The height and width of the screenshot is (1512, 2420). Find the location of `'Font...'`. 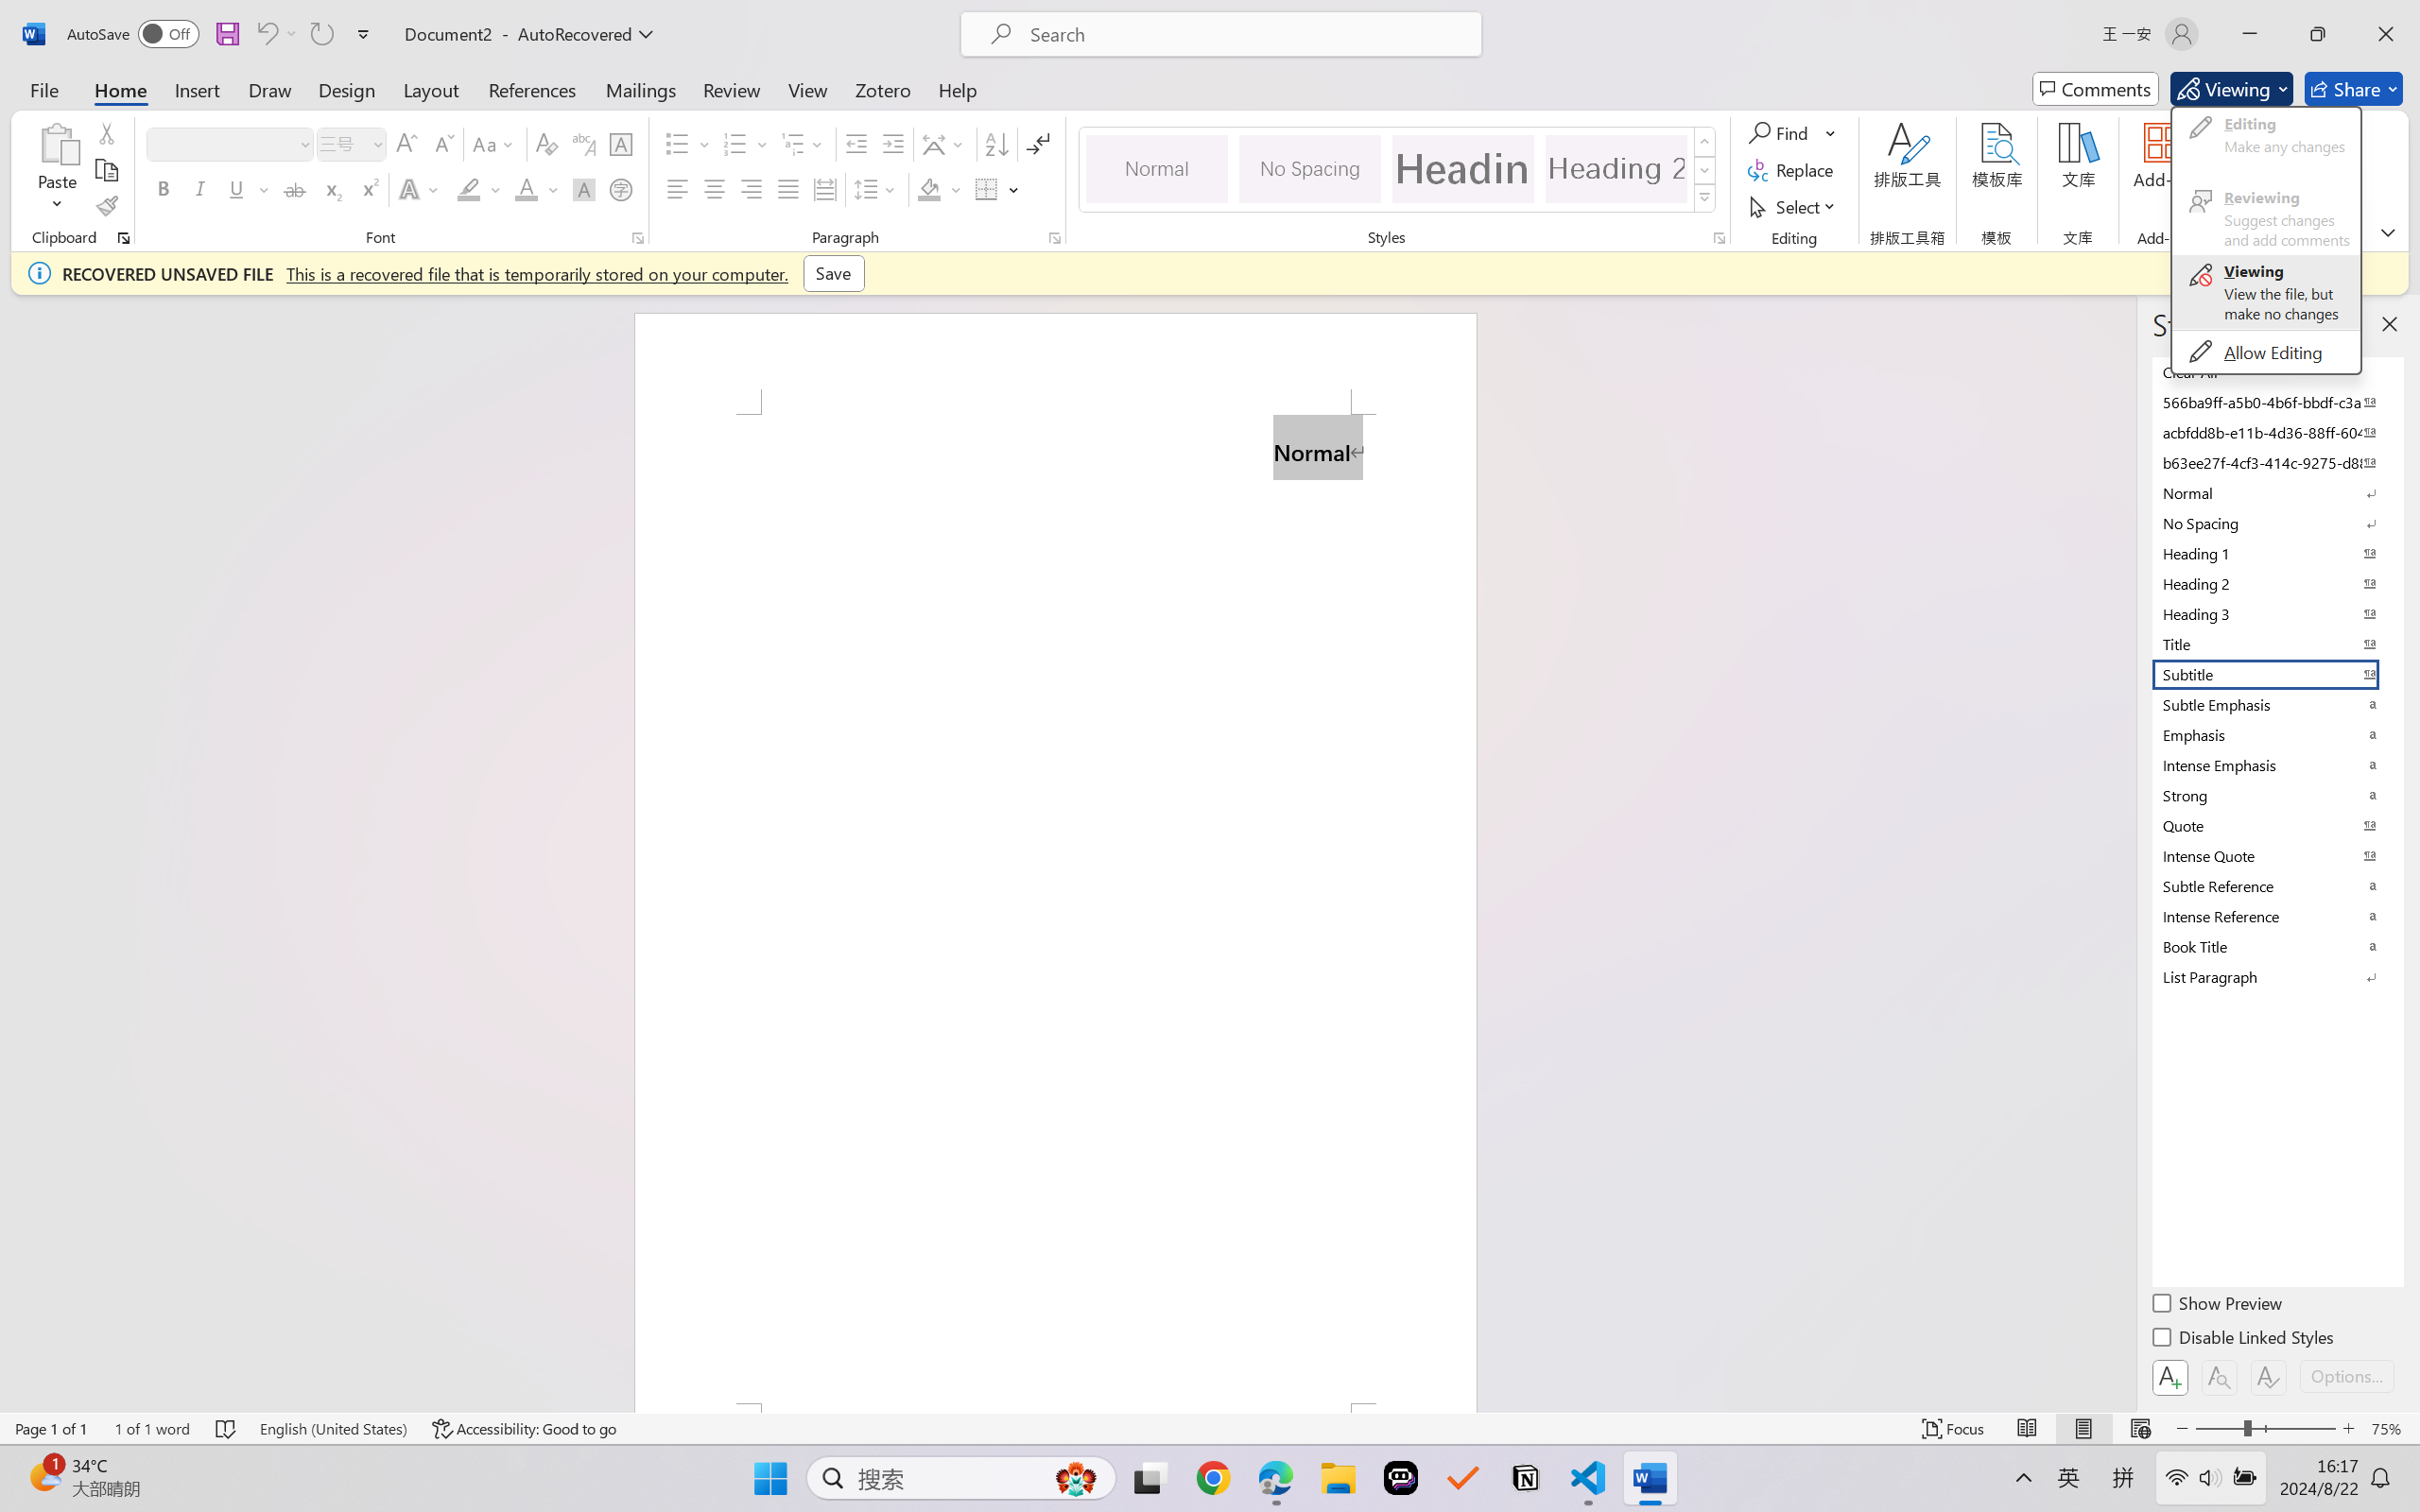

'Font...' is located at coordinates (637, 237).